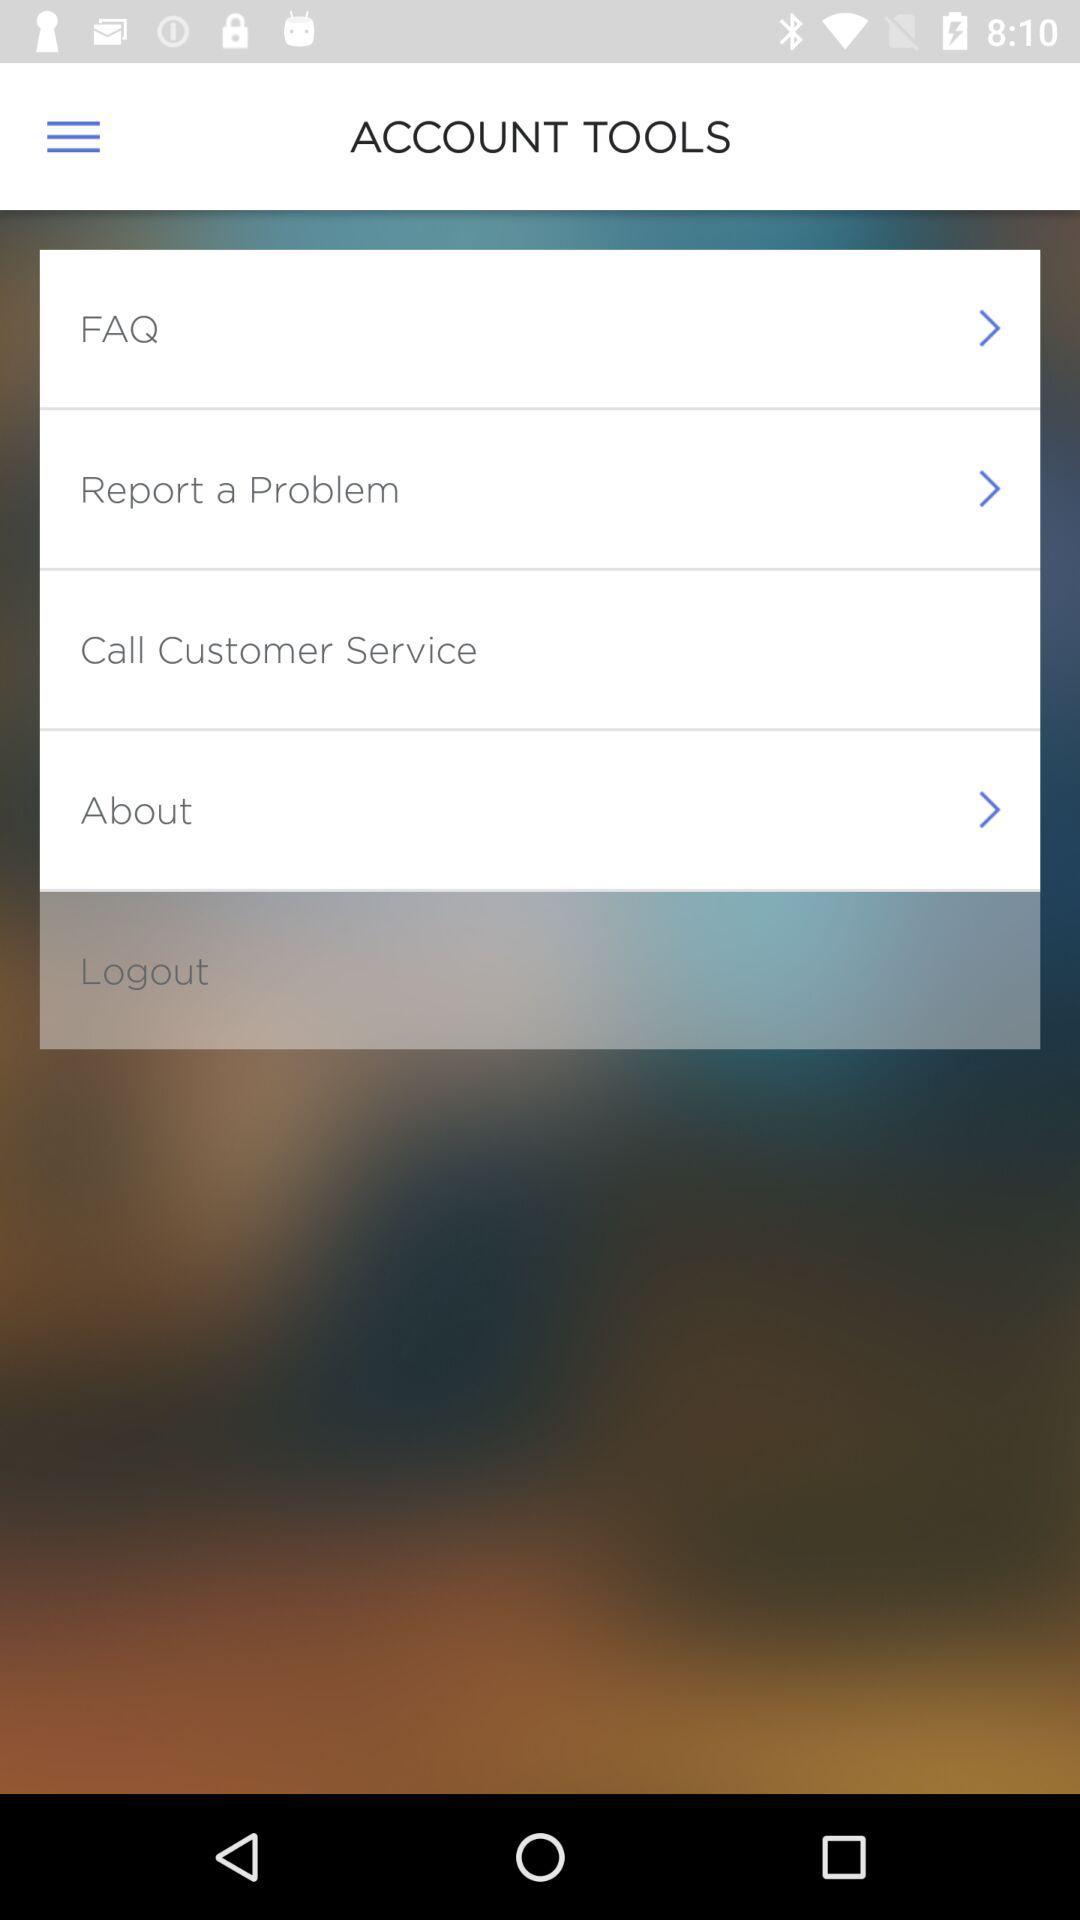  I want to click on the call customer service item, so click(278, 649).